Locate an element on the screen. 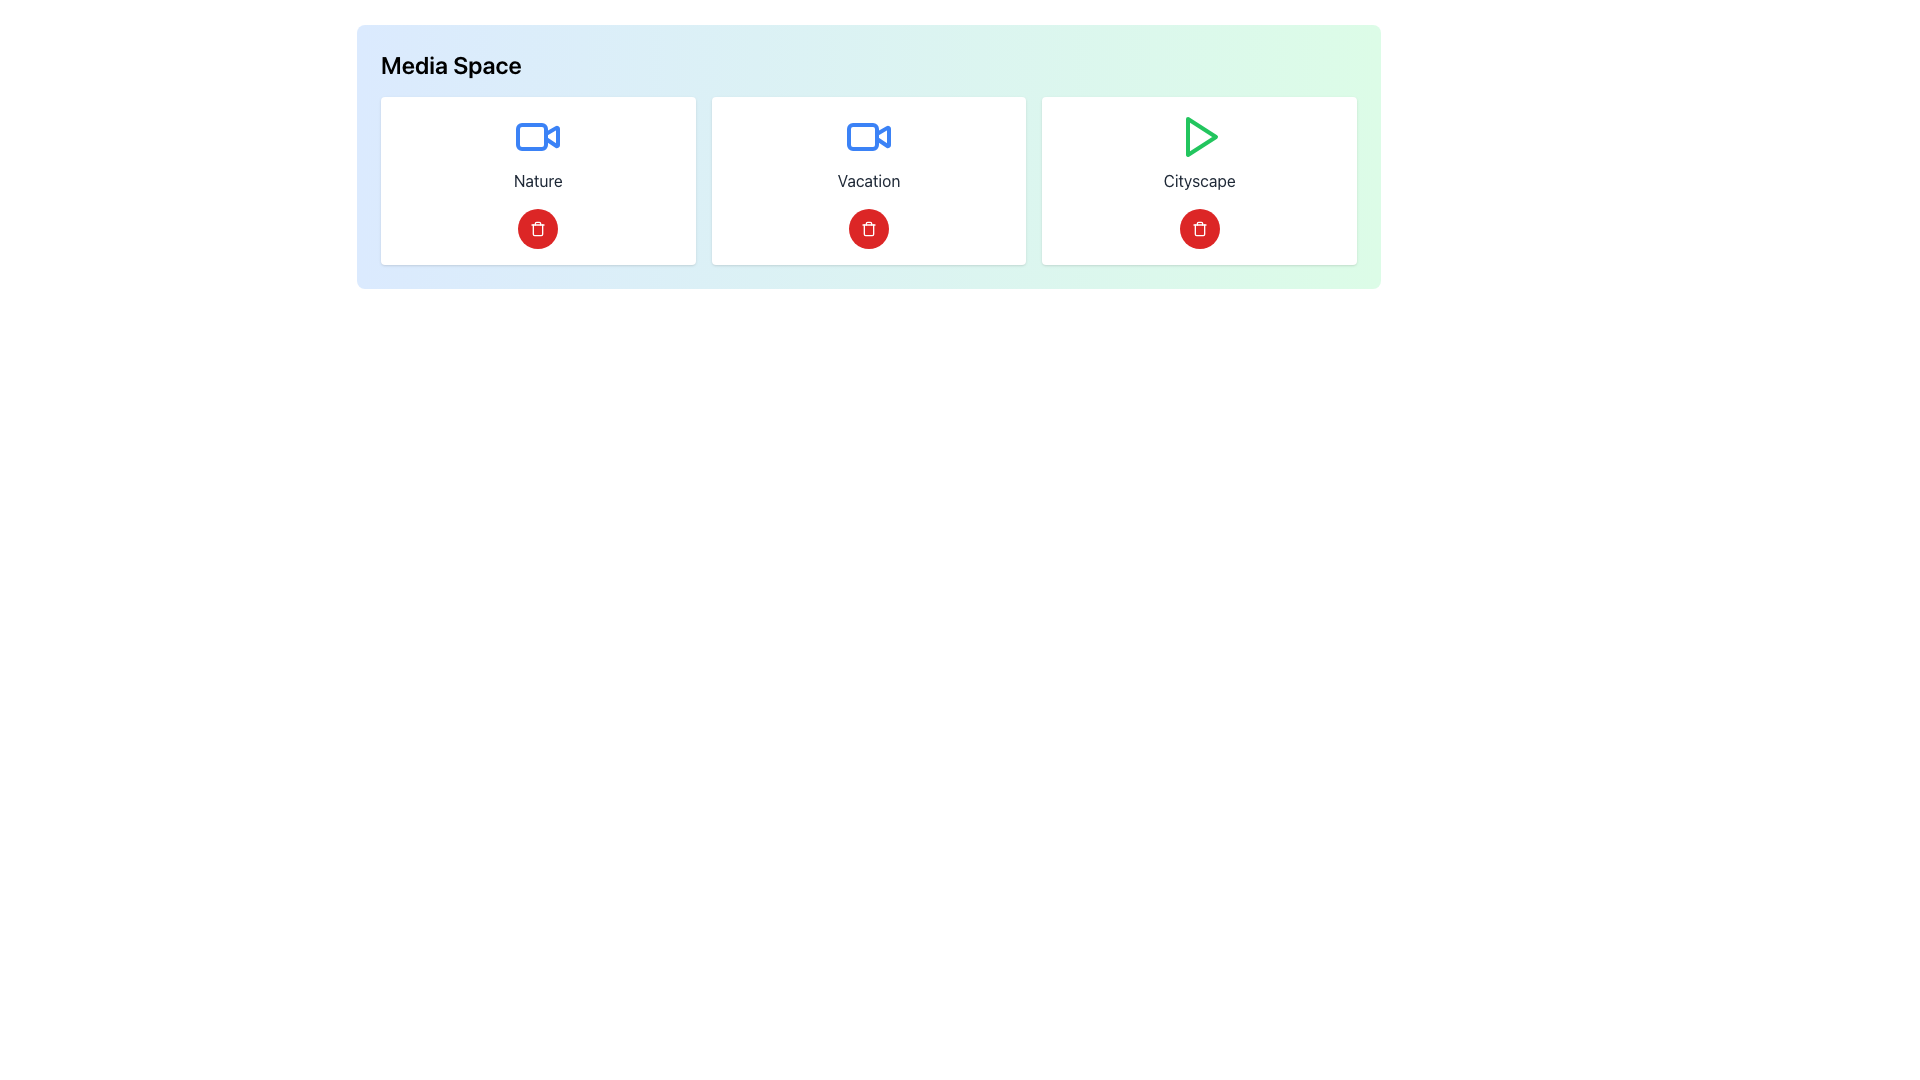 The image size is (1920, 1080). the text label 'Nature' styled in gray located in the first card of the grid, positioned below the video icon and above the red circular trash button is located at coordinates (538, 181).